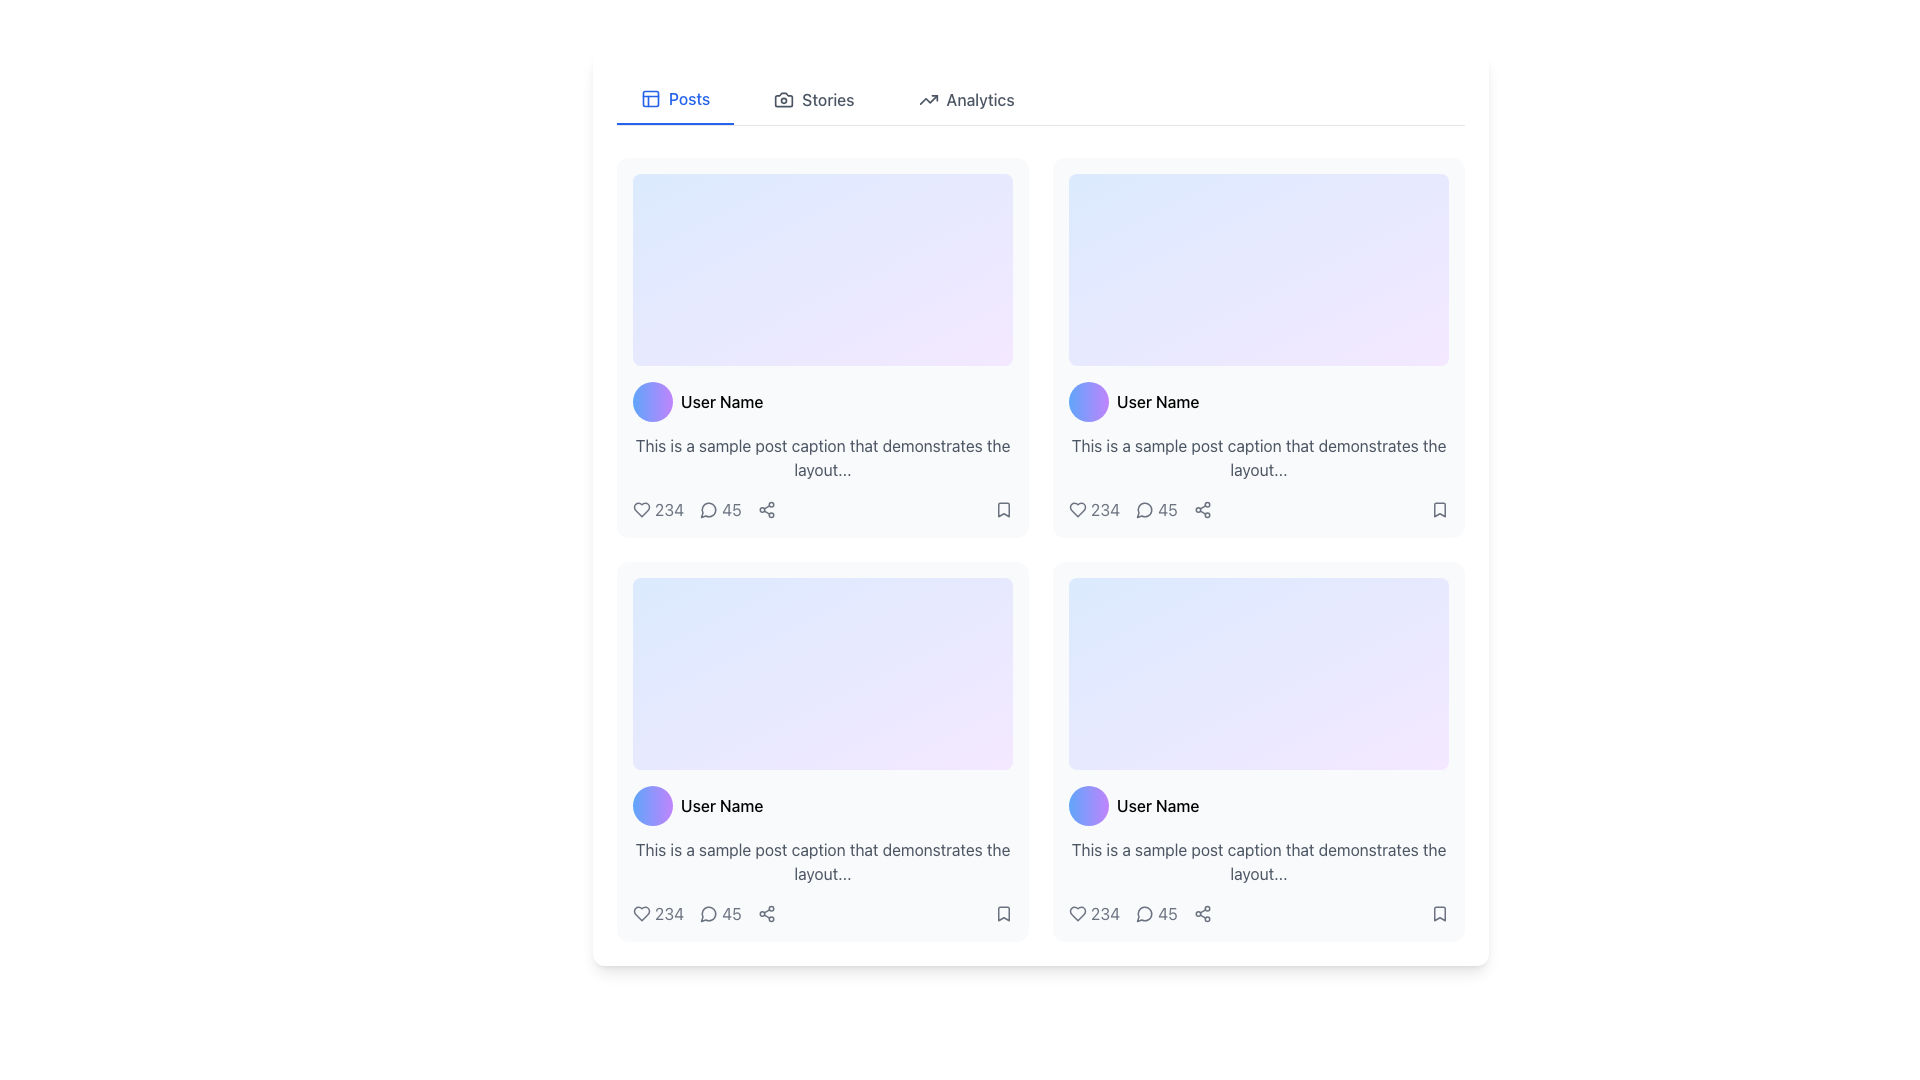 The image size is (1920, 1080). Describe the element at coordinates (1201, 508) in the screenshot. I see `the share icon button, which resembles interconnected circles with lines and is located in the bottom-right corner of the post card, to share the post` at that location.